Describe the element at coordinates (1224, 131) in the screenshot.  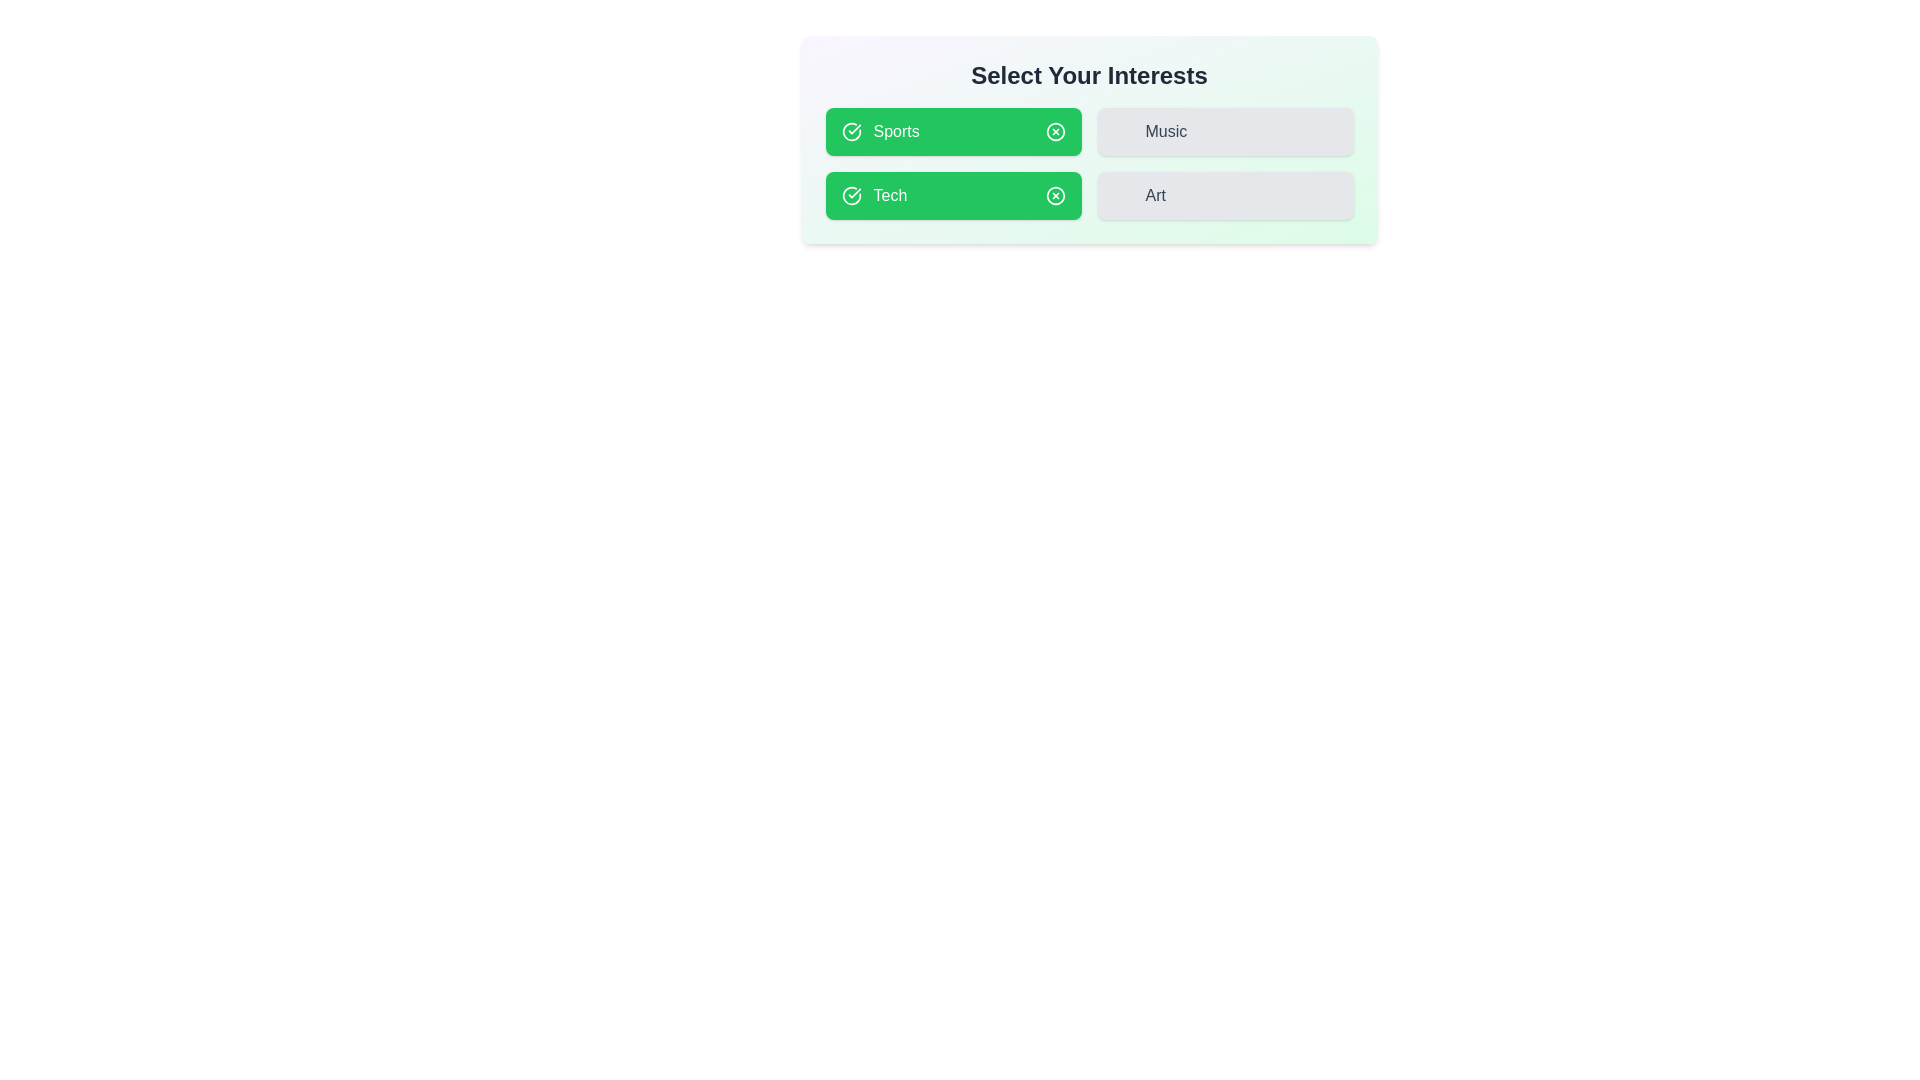
I see `the button corresponding to the interest Music to toggle its selection state` at that location.